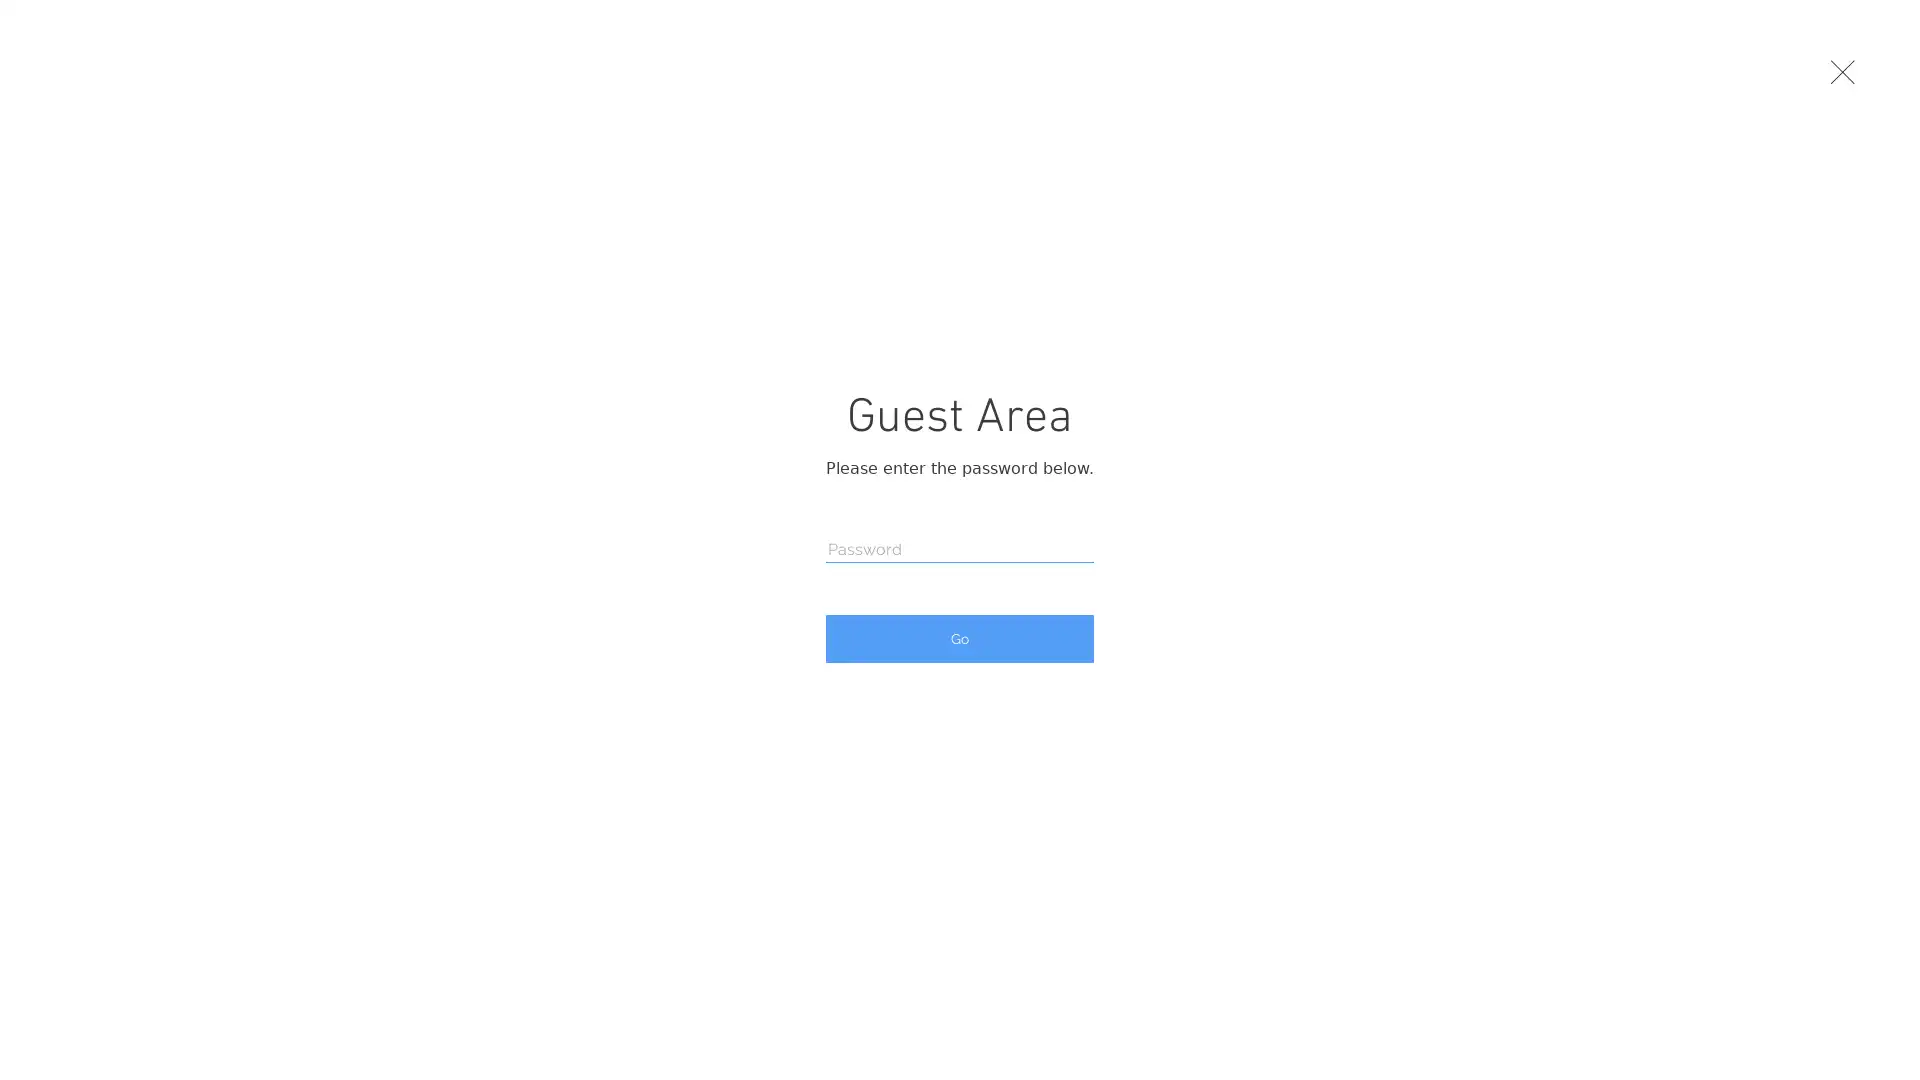 The height and width of the screenshot is (1080, 1920). I want to click on Close, so click(1843, 73).